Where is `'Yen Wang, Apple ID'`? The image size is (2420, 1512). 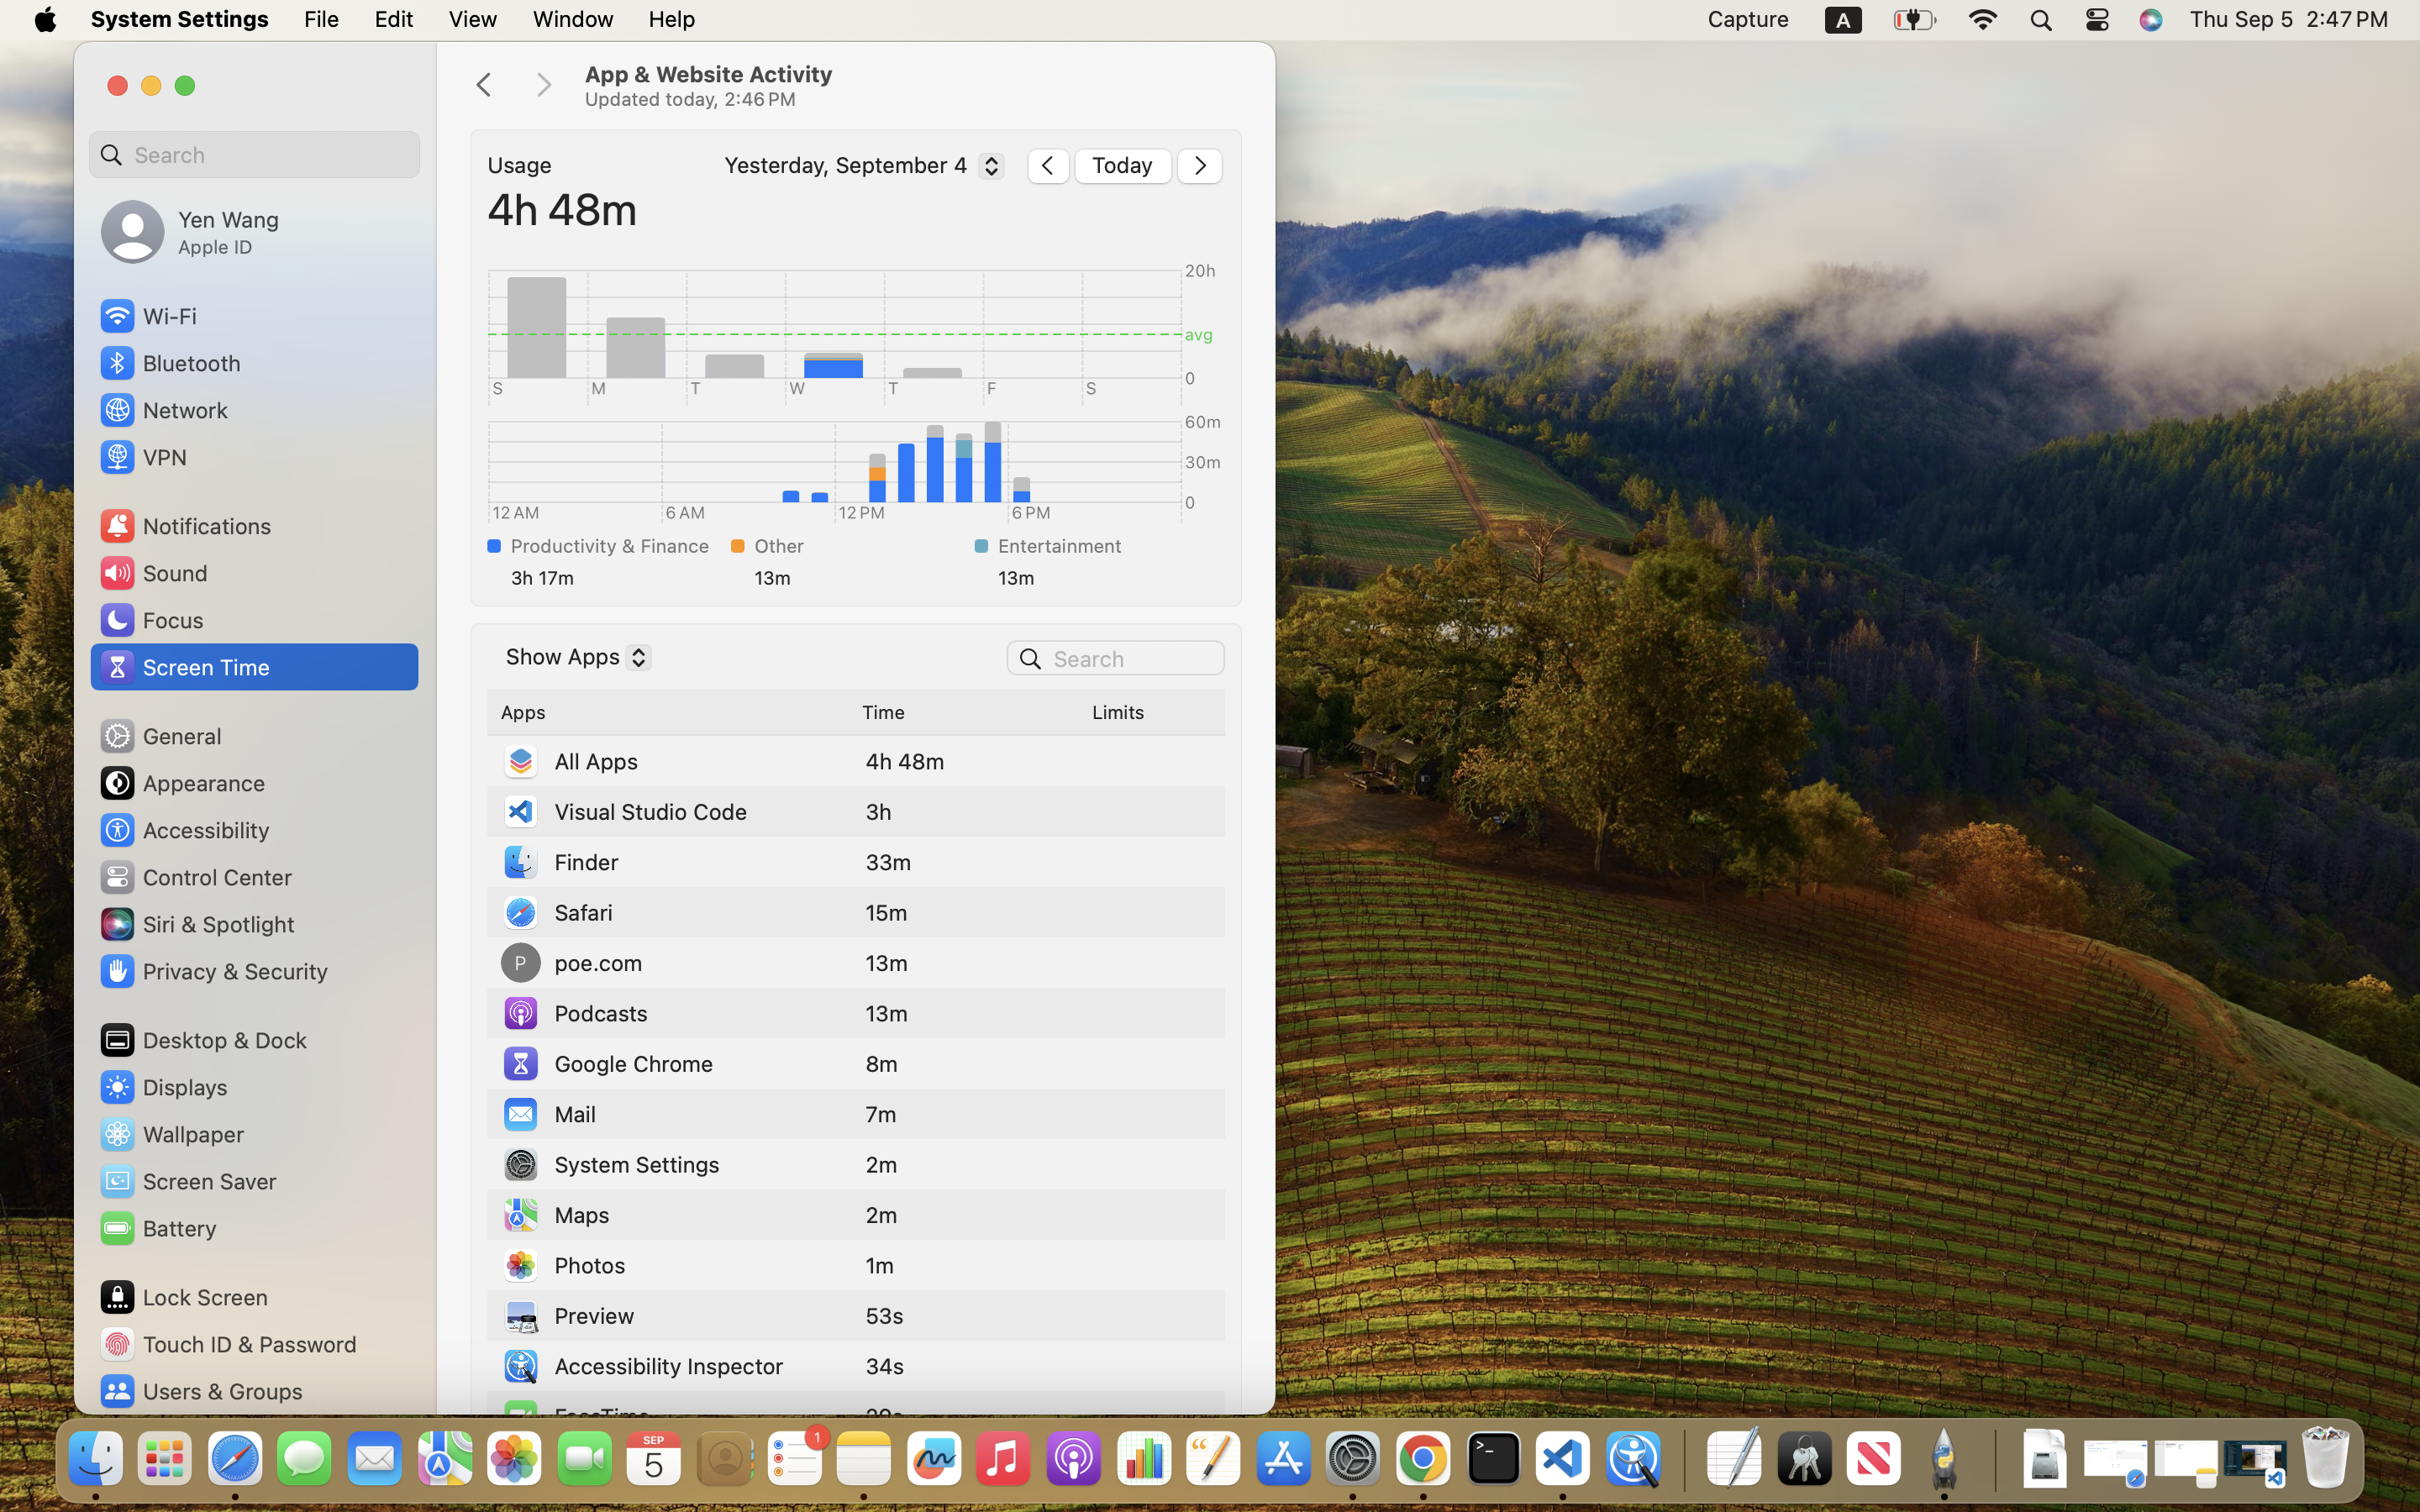 'Yen Wang, Apple ID' is located at coordinates (189, 230).